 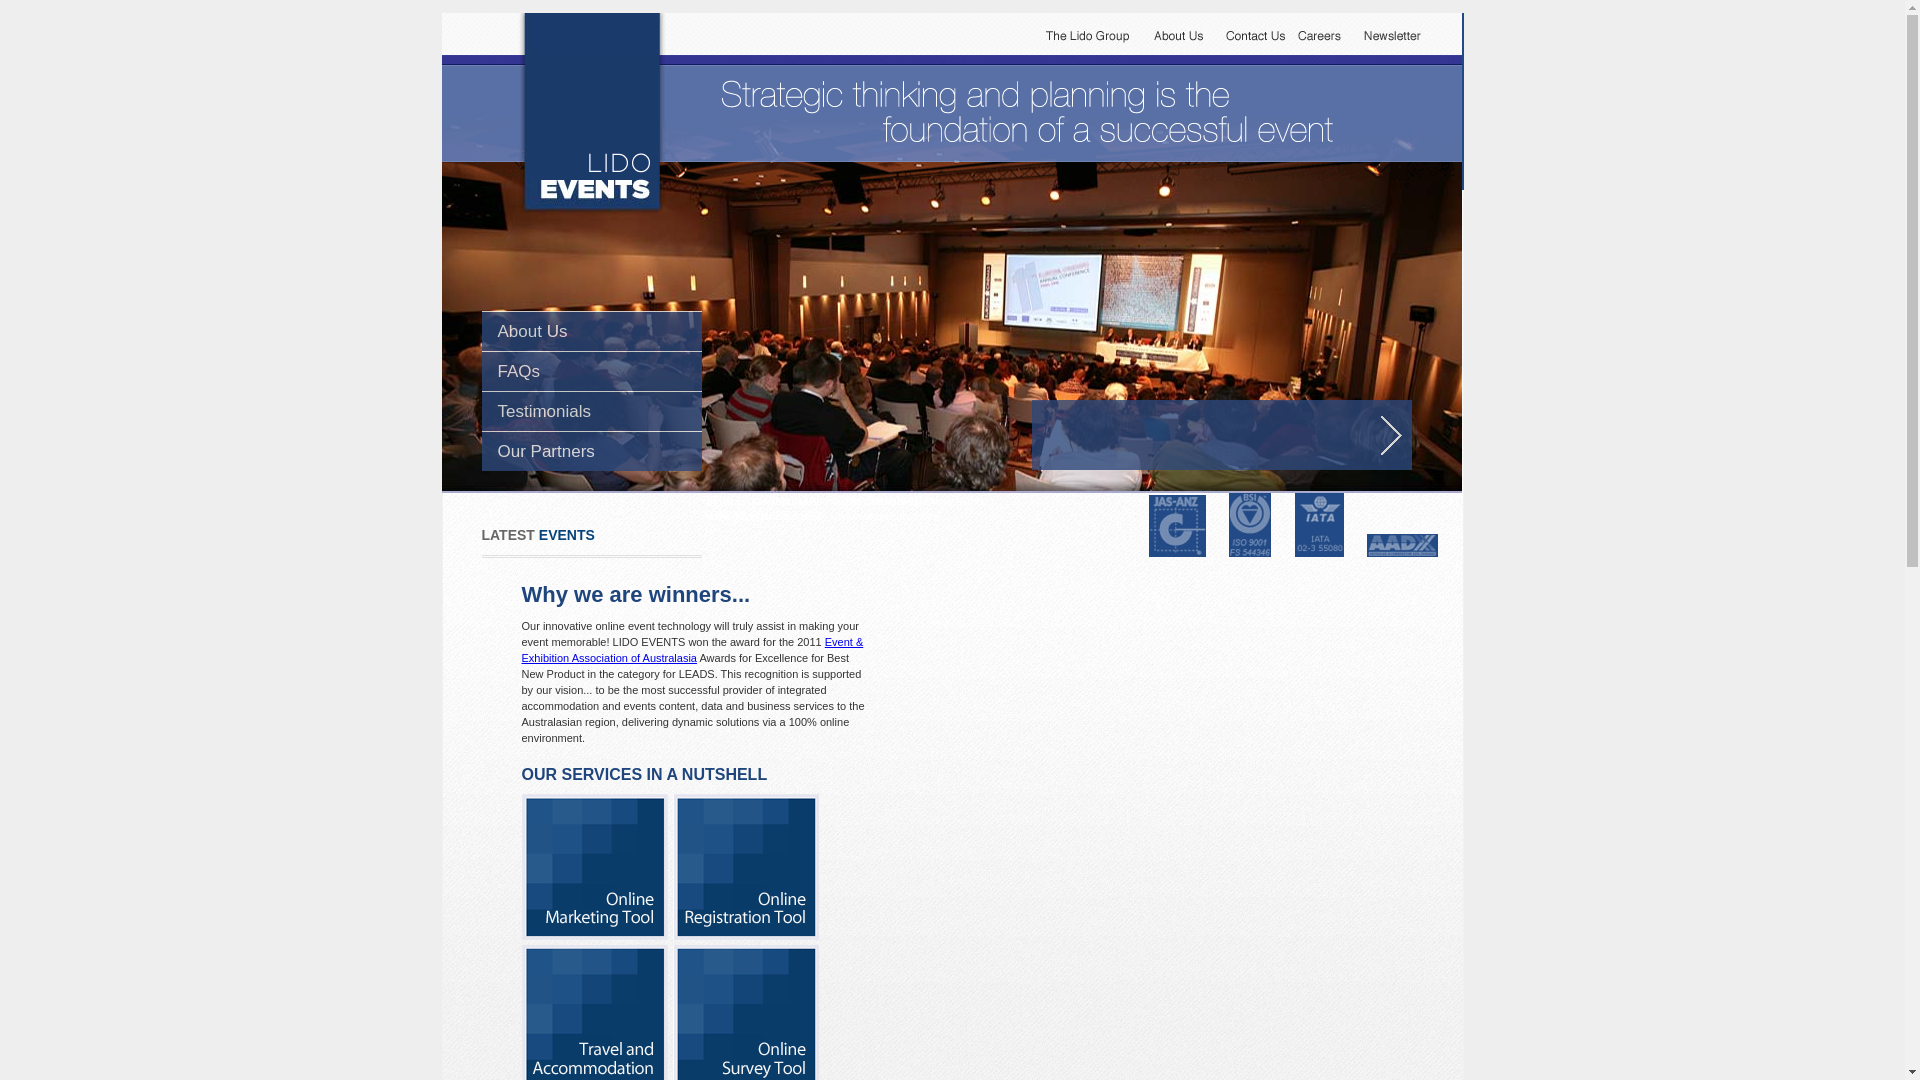 I want to click on 'FAQs', so click(x=519, y=371).